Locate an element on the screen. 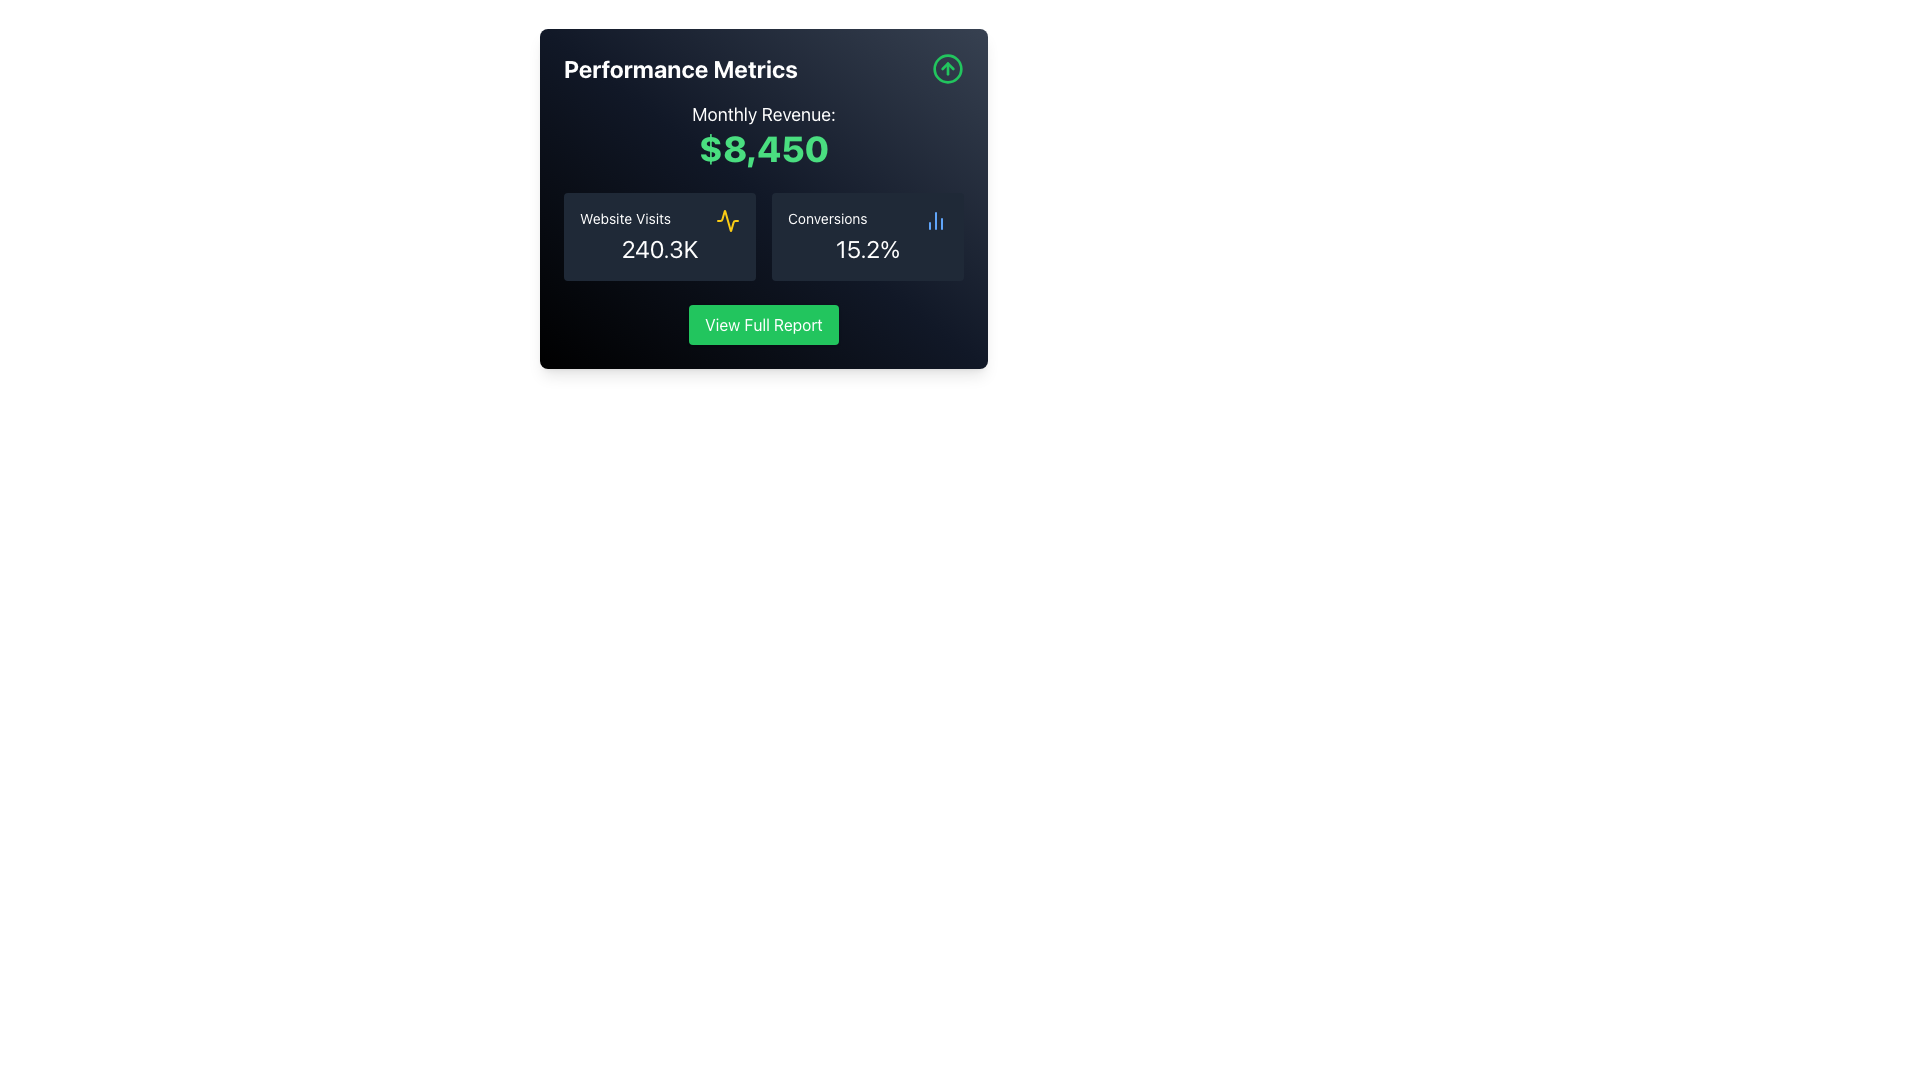 Image resolution: width=1920 pixels, height=1080 pixels. the data presented in the Card widget displaying the total number of website visits with the value '240.3K' is located at coordinates (660, 235).